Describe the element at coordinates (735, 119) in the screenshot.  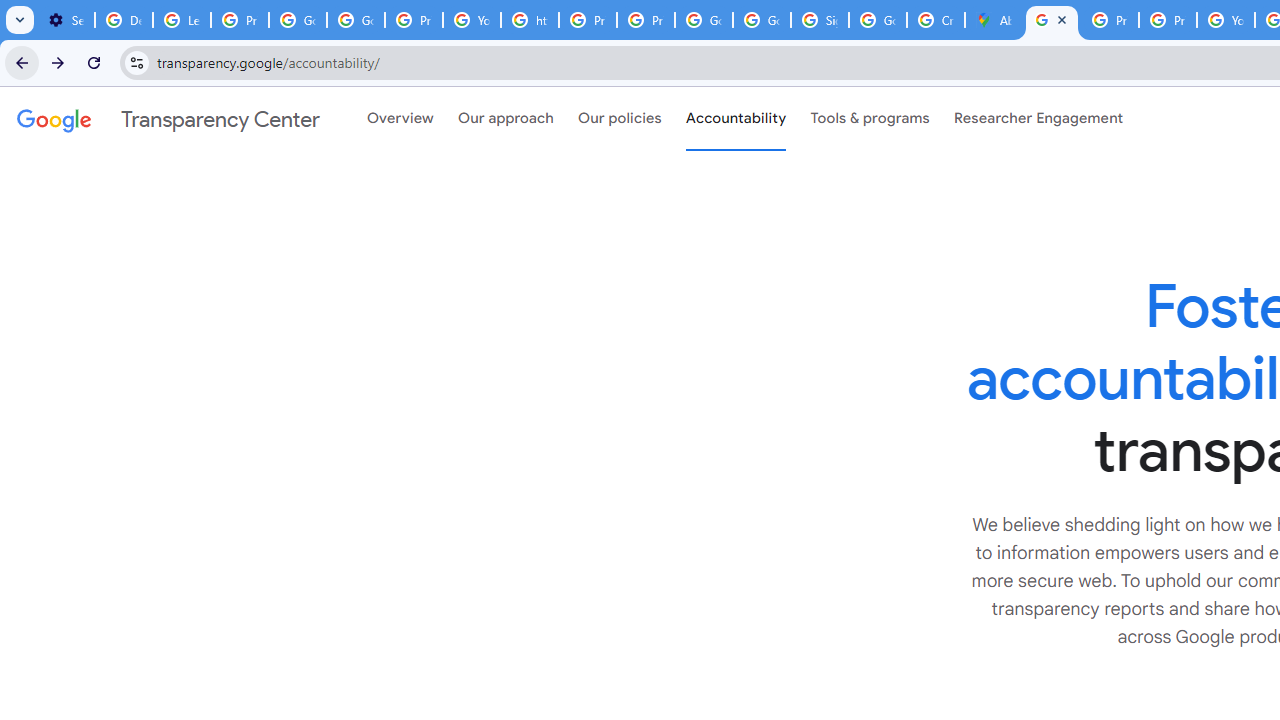
I see `'Accountability'` at that location.